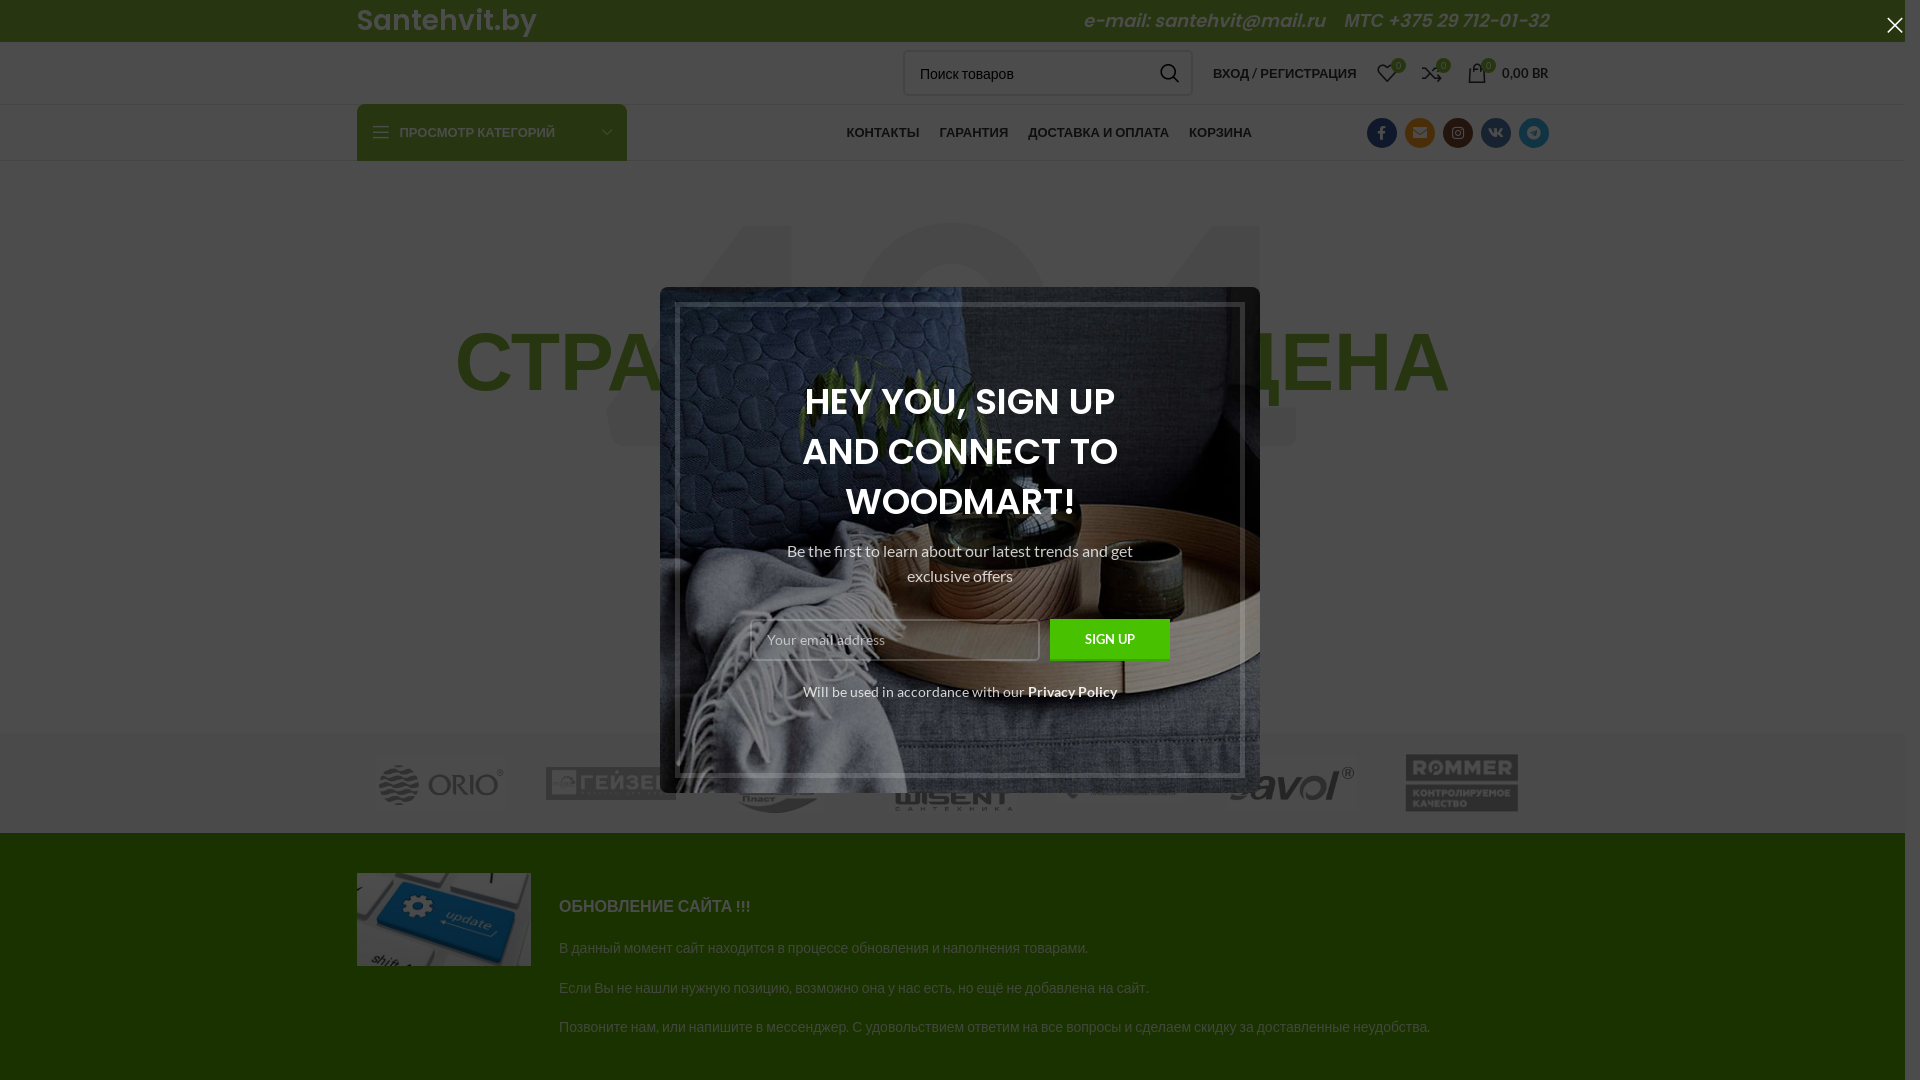  What do you see at coordinates (1071, 690) in the screenshot?
I see `'Privacy Policy'` at bounding box center [1071, 690].